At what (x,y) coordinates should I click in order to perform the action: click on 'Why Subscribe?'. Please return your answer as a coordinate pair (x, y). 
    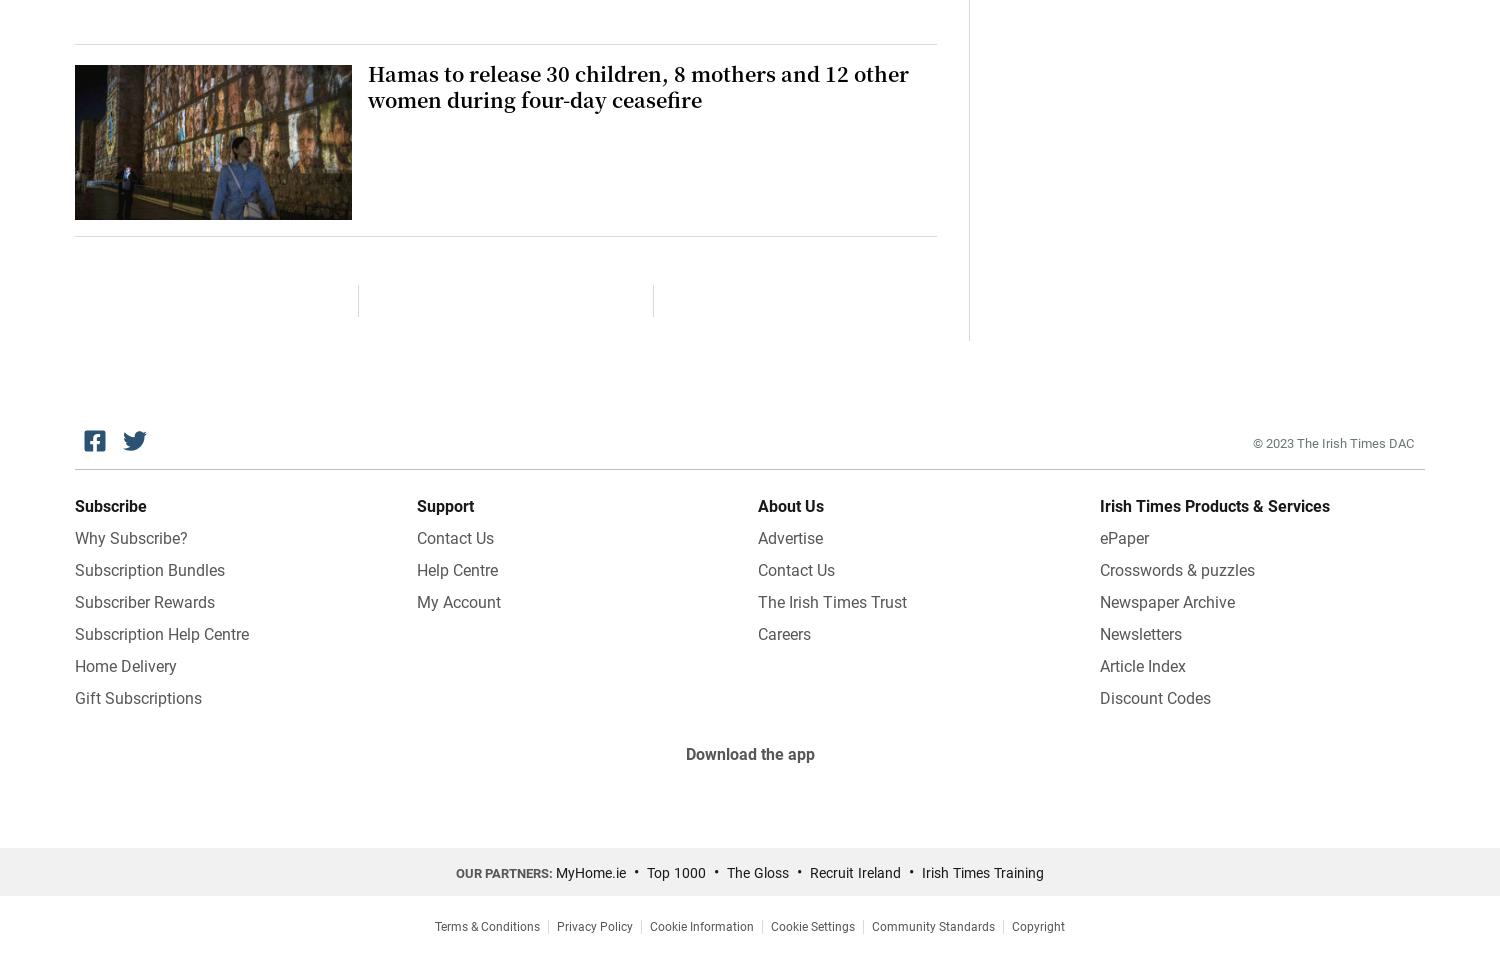
    Looking at the image, I should click on (131, 536).